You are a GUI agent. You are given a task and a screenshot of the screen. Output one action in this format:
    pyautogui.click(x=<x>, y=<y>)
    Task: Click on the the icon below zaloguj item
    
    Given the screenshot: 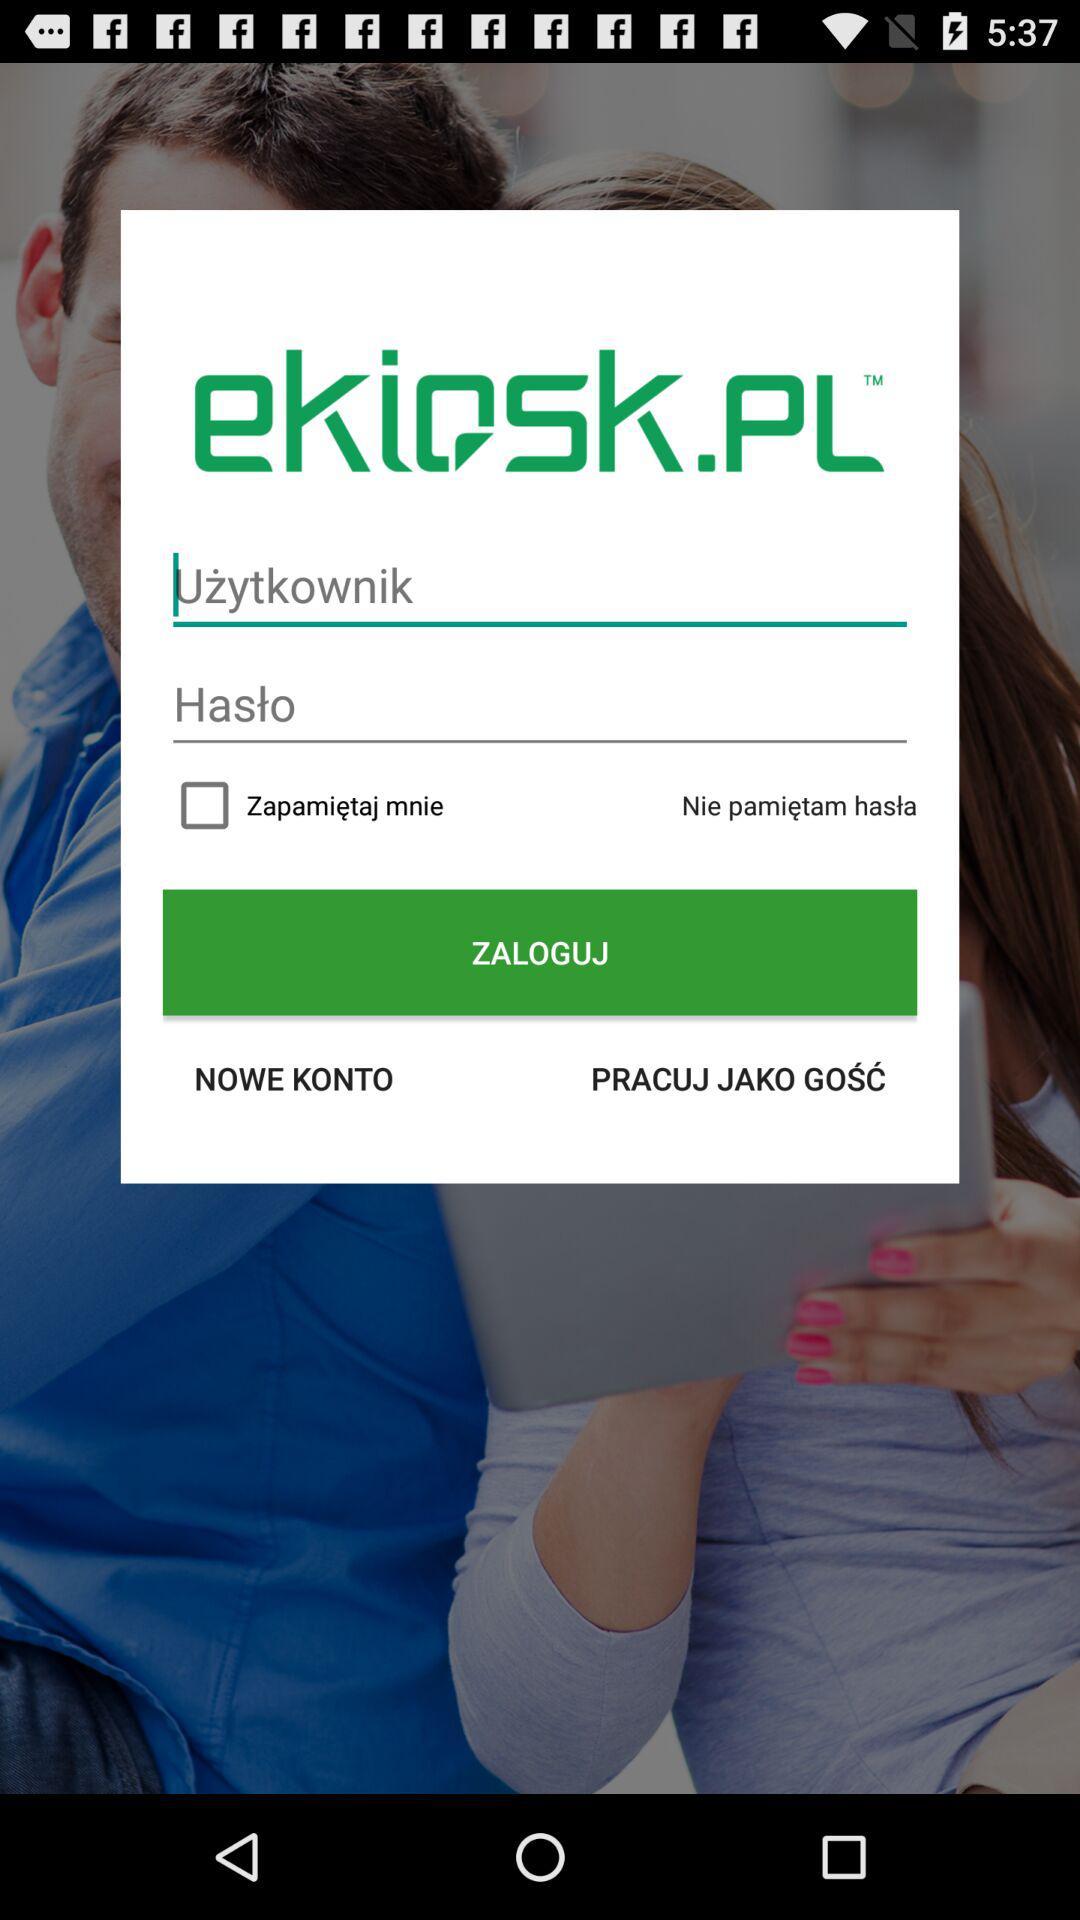 What is the action you would take?
    pyautogui.click(x=293, y=1077)
    